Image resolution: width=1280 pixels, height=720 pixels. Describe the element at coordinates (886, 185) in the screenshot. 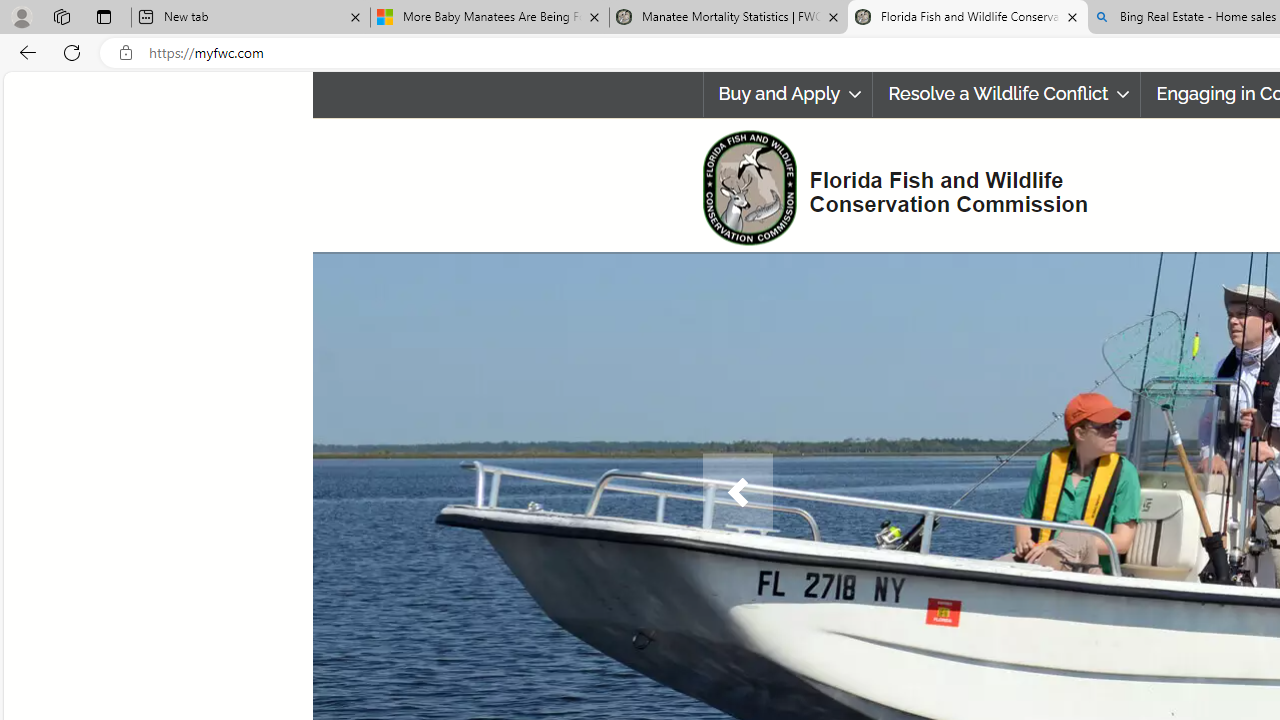

I see `'FWC Logo Florida Fish and Wildlife Conservation Commission'` at that location.